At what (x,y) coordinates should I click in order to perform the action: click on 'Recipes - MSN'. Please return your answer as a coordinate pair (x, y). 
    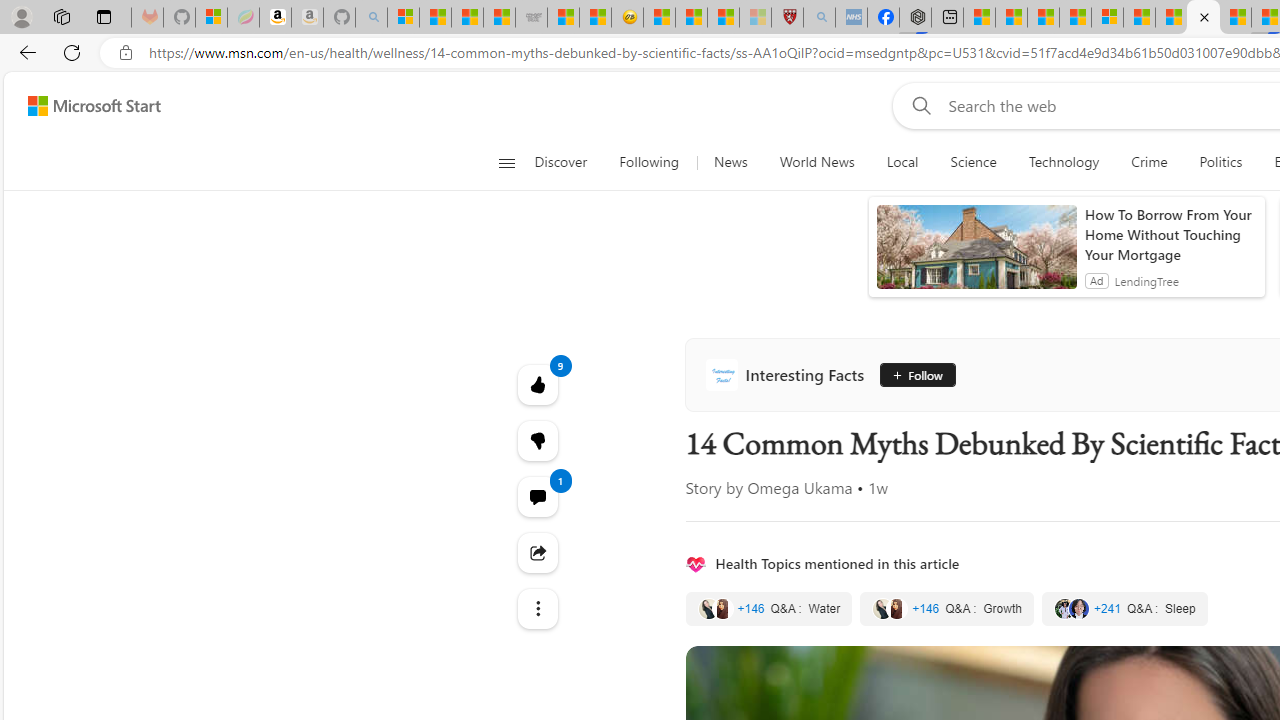
    Looking at the image, I should click on (659, 17).